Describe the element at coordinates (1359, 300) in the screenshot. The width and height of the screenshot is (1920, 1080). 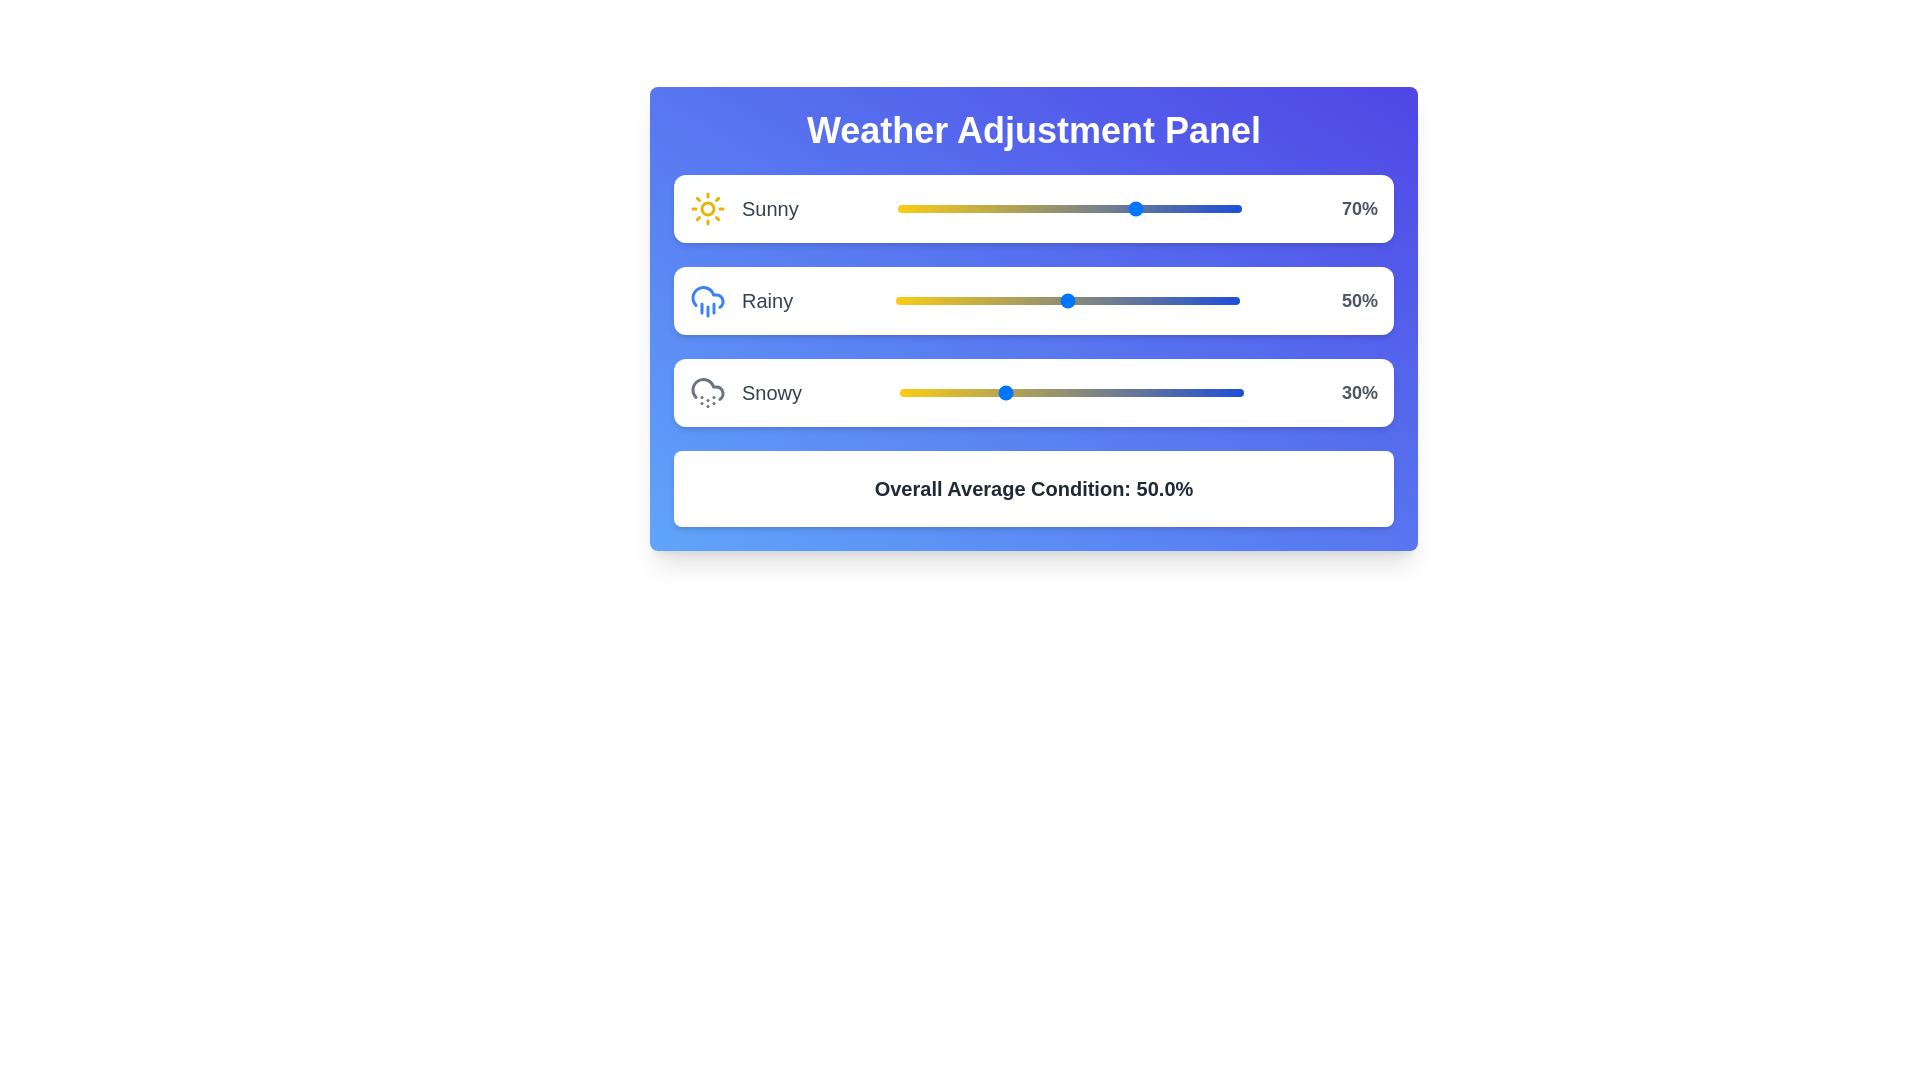
I see `the text label displaying '50%' in bold, dark gray color, located in the 'Rainy' section of the weather adjustment panel` at that location.